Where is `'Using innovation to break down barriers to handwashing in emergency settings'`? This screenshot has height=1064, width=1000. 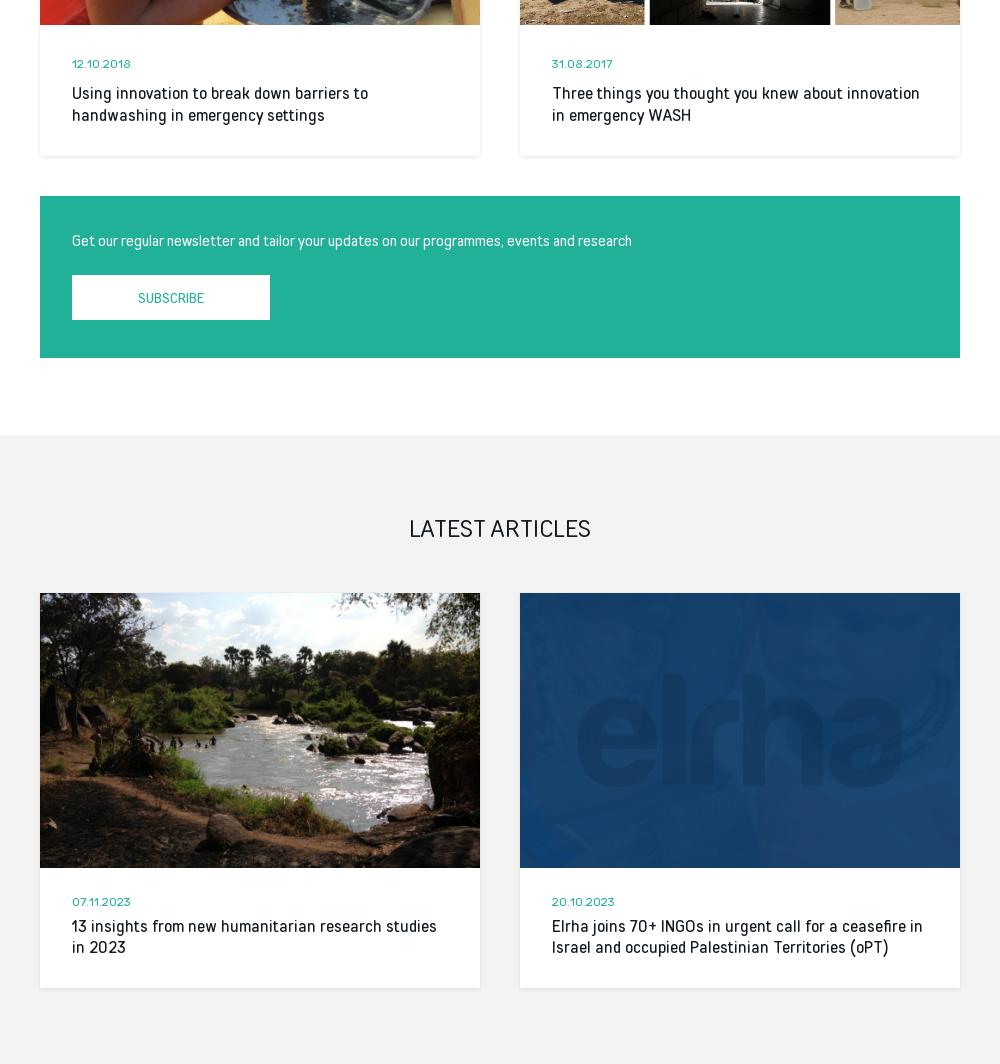
'Using innovation to break down barriers to handwashing in emergency settings' is located at coordinates (219, 103).